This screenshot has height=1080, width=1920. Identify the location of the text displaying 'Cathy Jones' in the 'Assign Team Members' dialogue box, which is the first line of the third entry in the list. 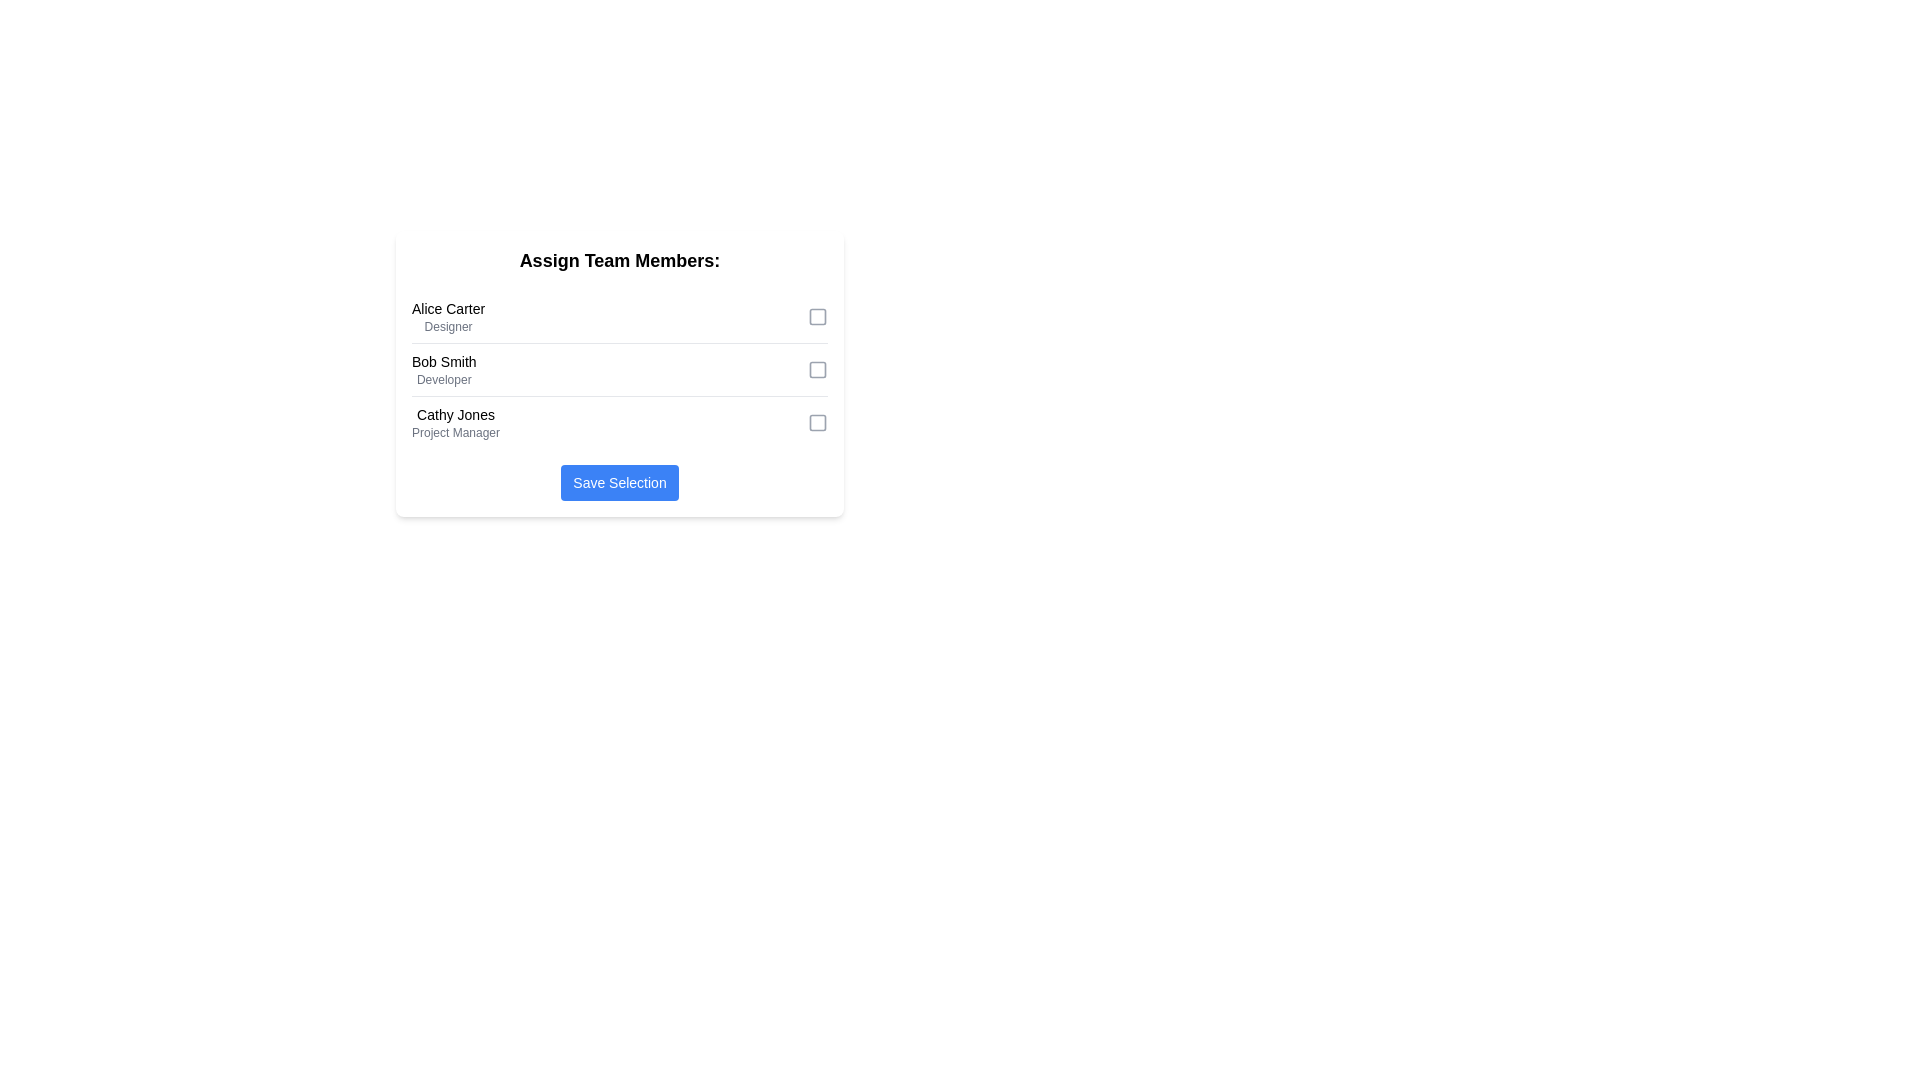
(455, 414).